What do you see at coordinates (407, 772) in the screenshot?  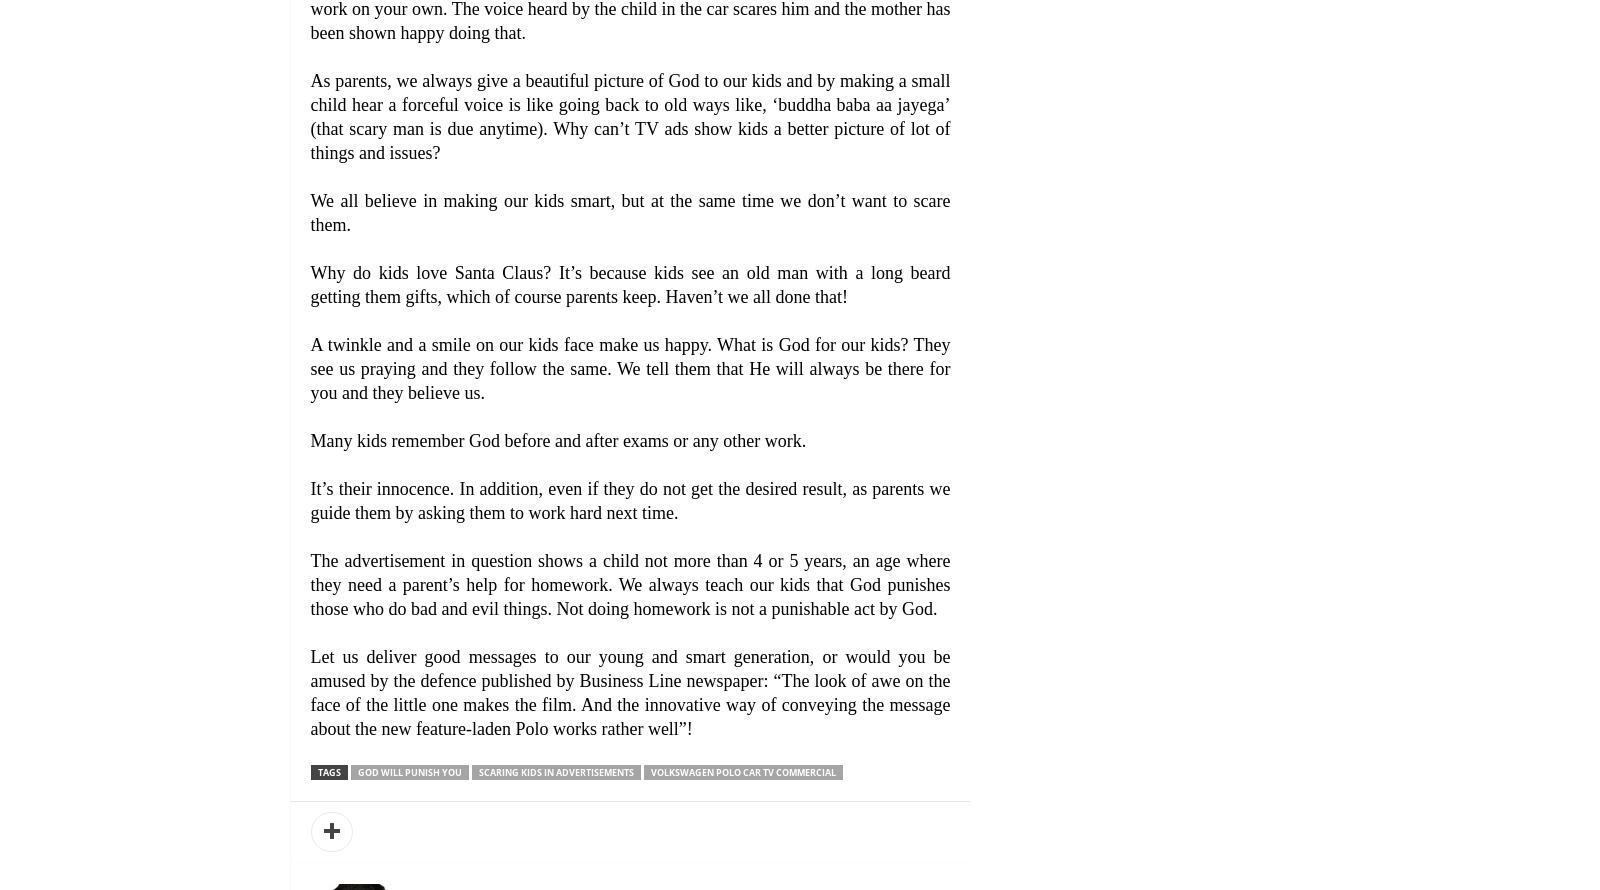 I see `'God Will Punish You'` at bounding box center [407, 772].